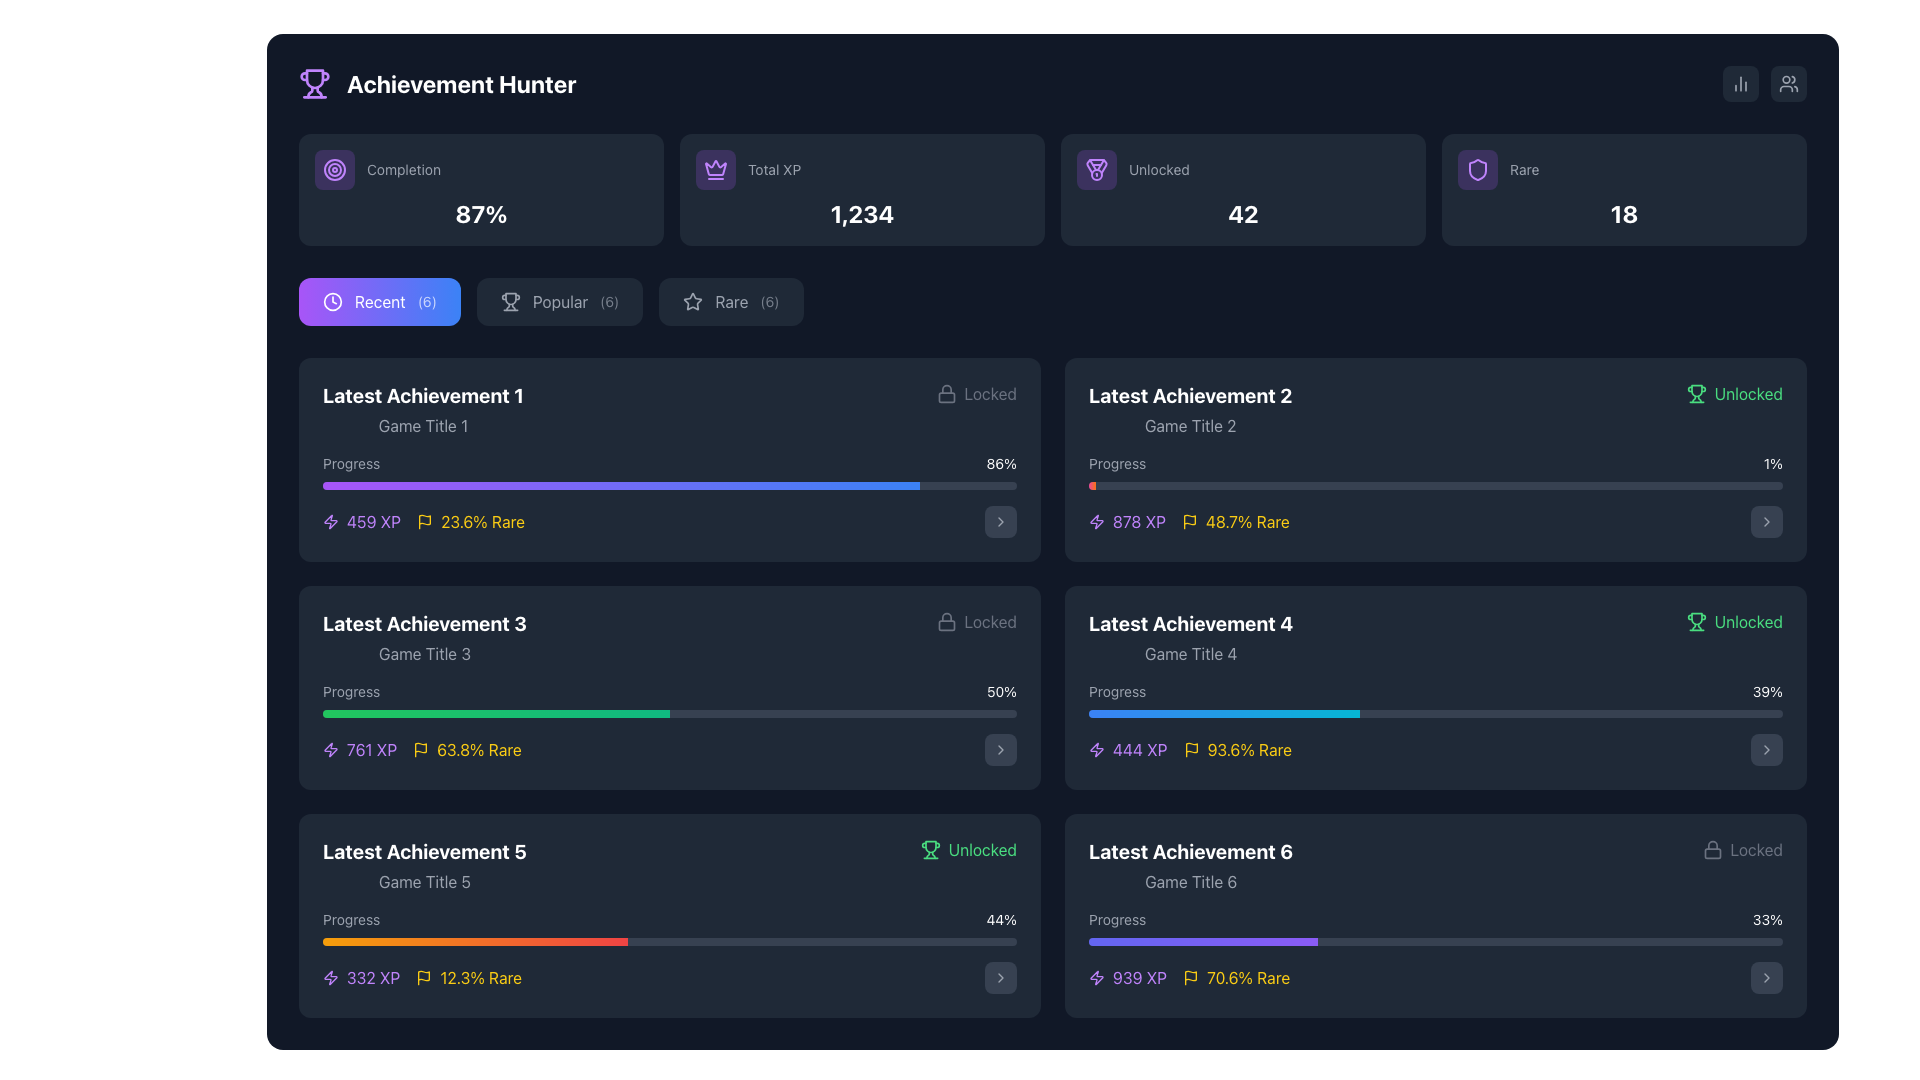  I want to click on the lock icon located to the left of the 'Locked' label, which indicates that the associated content is locked or restricted, so click(945, 393).